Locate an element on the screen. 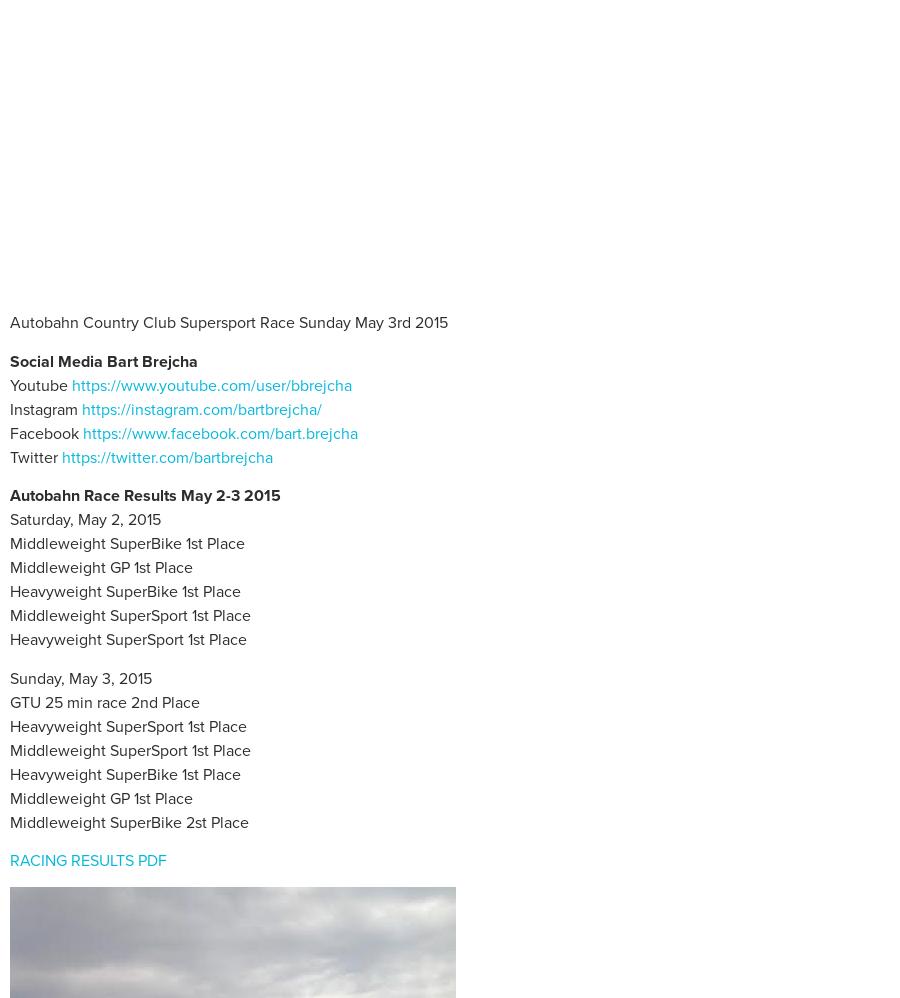  'https://twitter.com/bartbrejcha' is located at coordinates (167, 455).